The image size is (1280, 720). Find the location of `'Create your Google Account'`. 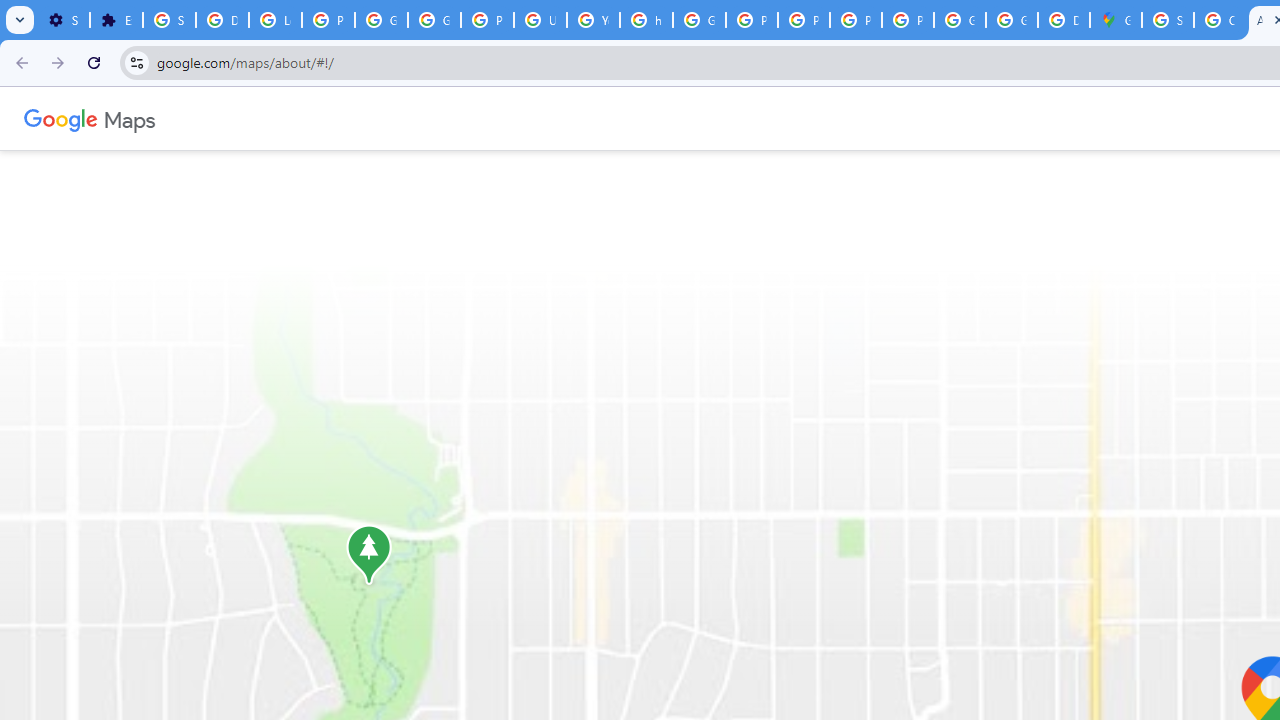

'Create your Google Account' is located at coordinates (1218, 20).